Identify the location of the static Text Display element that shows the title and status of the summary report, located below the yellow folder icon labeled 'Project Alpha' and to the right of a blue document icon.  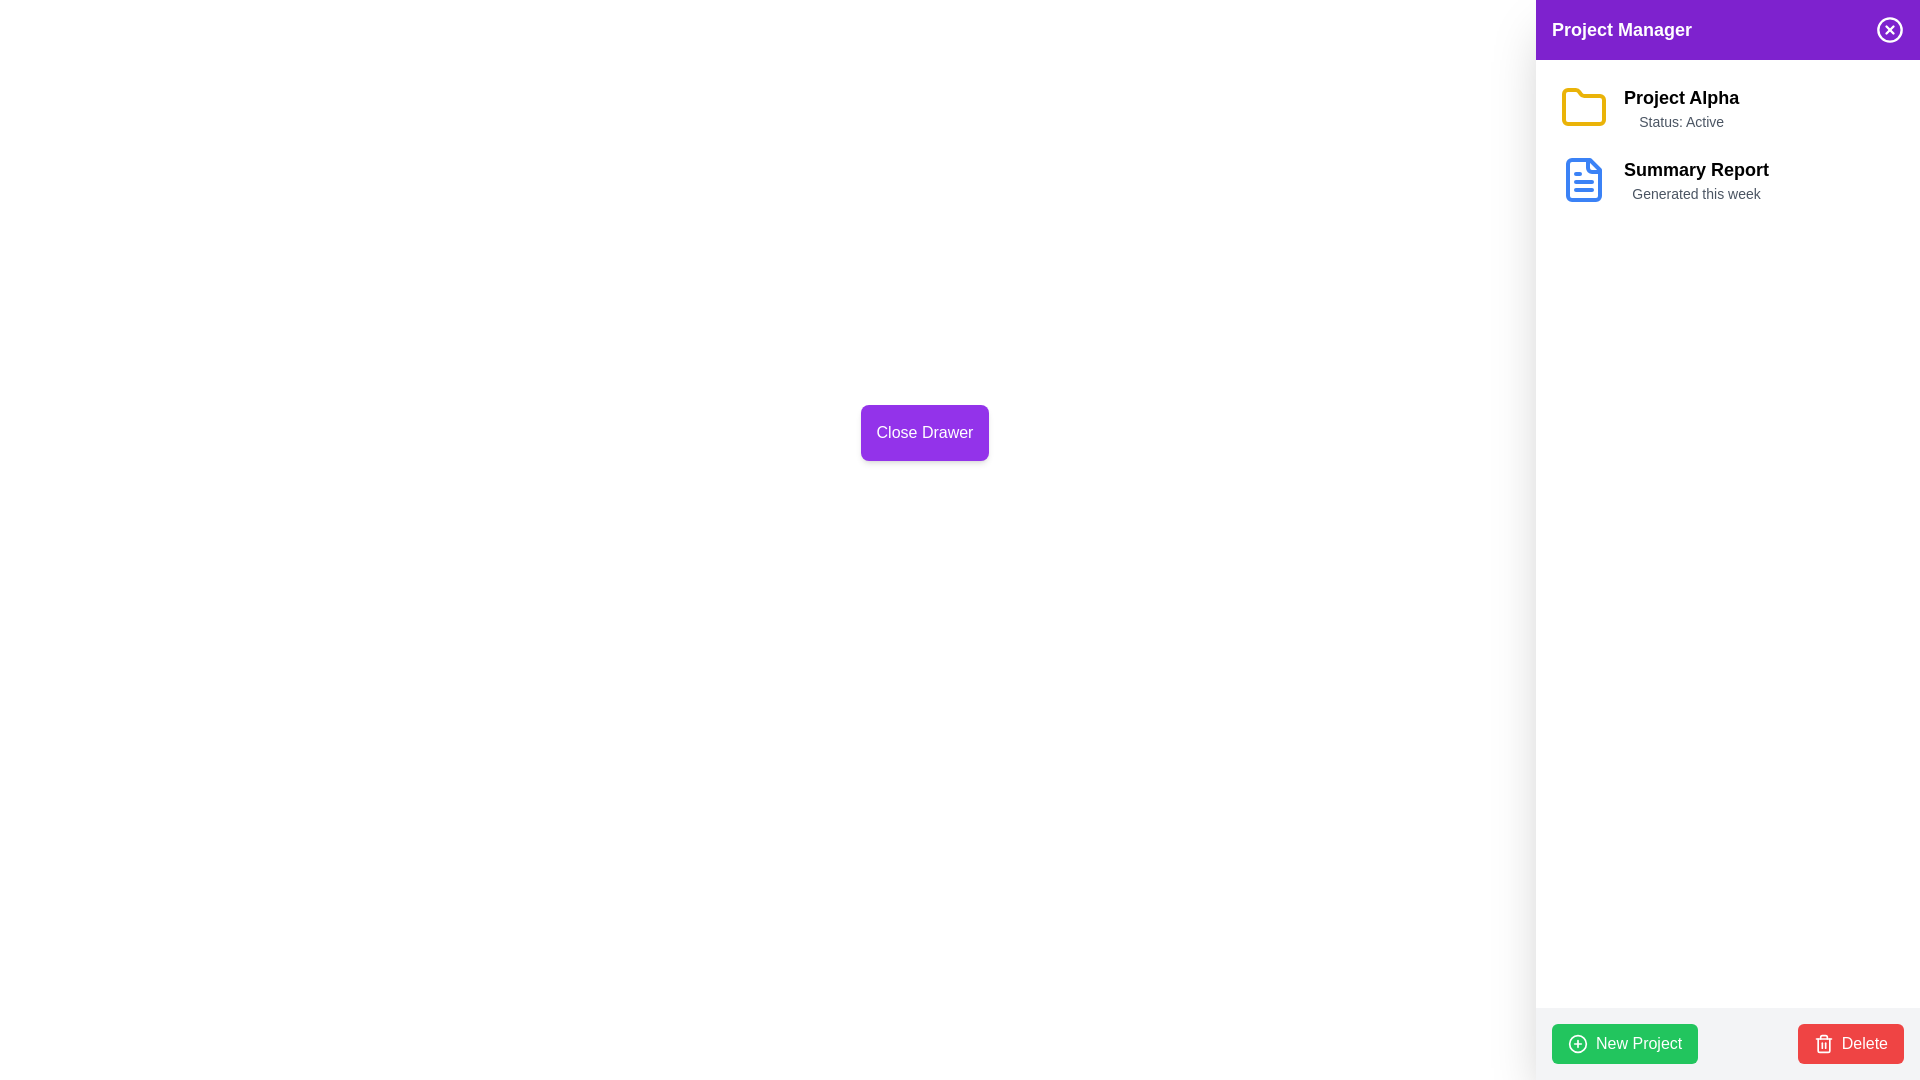
(1695, 180).